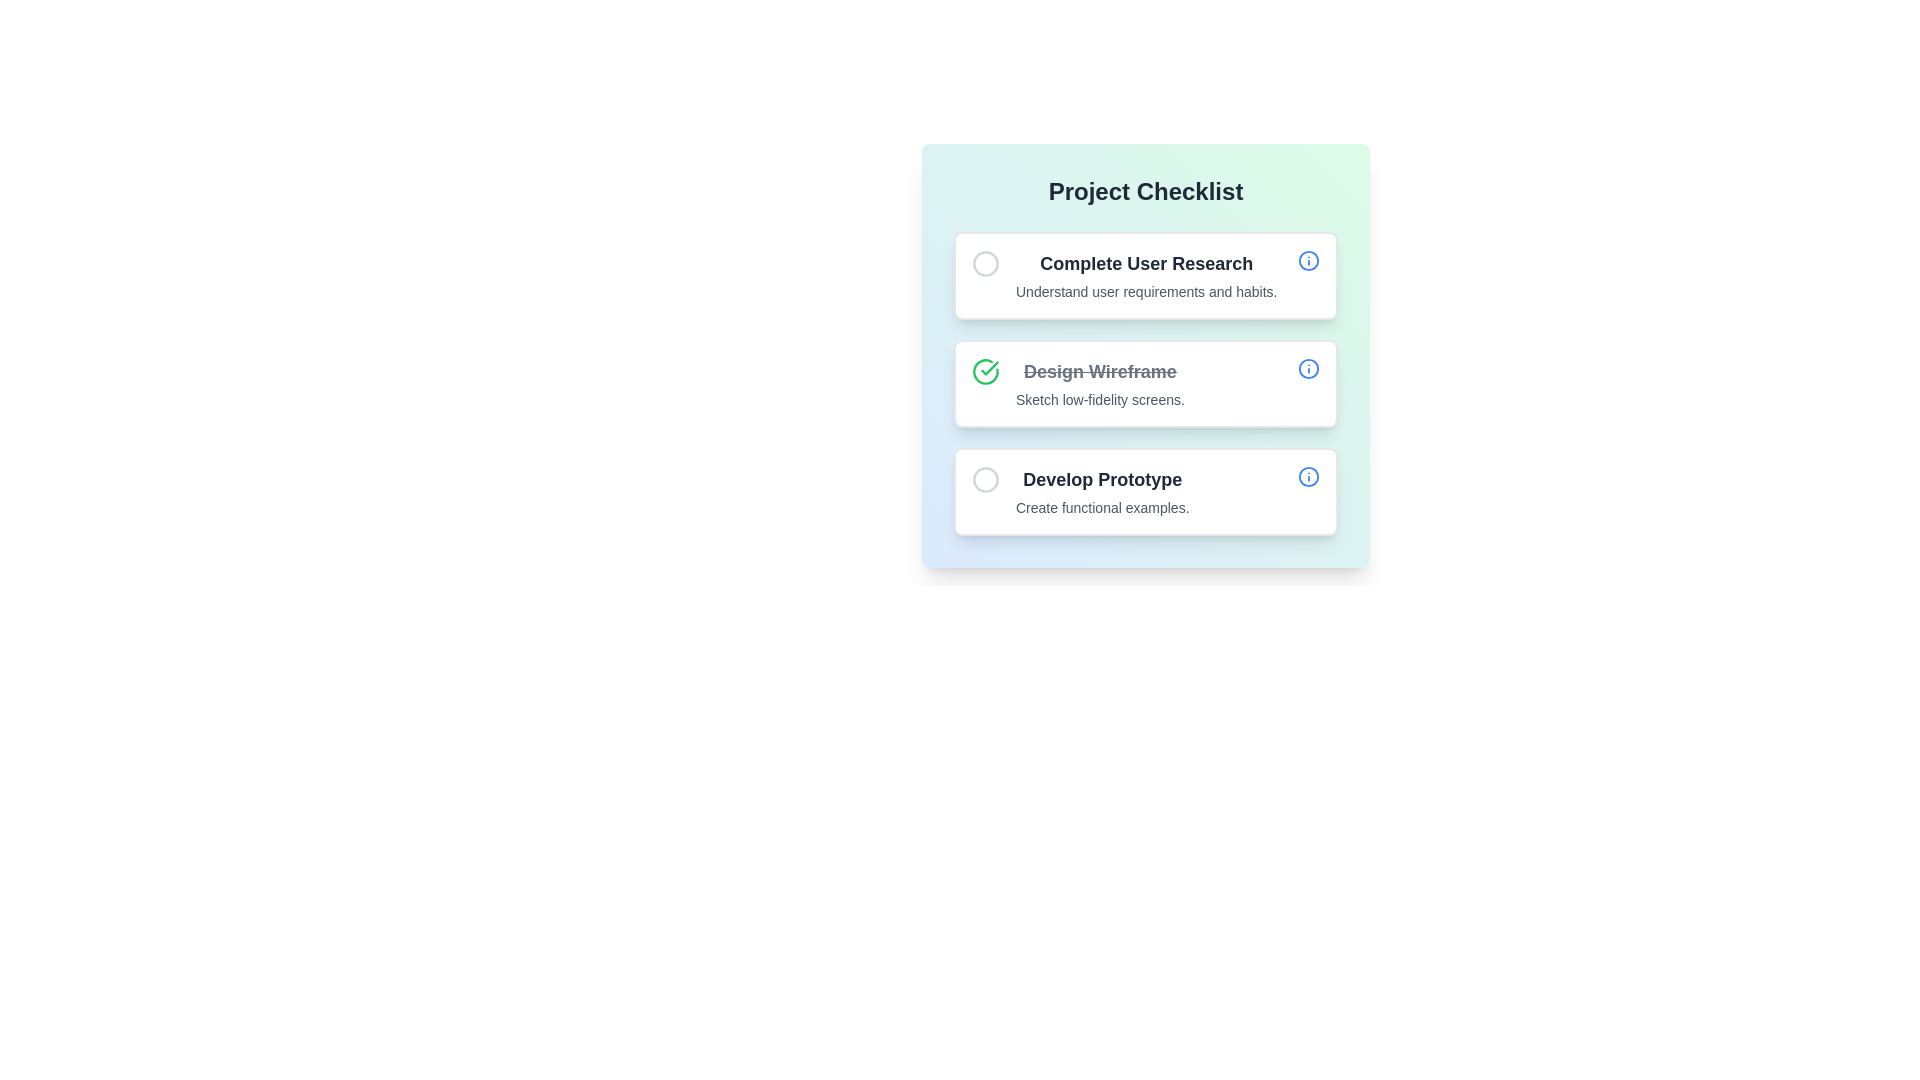 This screenshot has width=1920, height=1080. Describe the element at coordinates (1146, 384) in the screenshot. I see `the section titled 'Design Wireframe' in the Project Checklist, which contains a line-through title and a description about low-fidelity screens` at that location.